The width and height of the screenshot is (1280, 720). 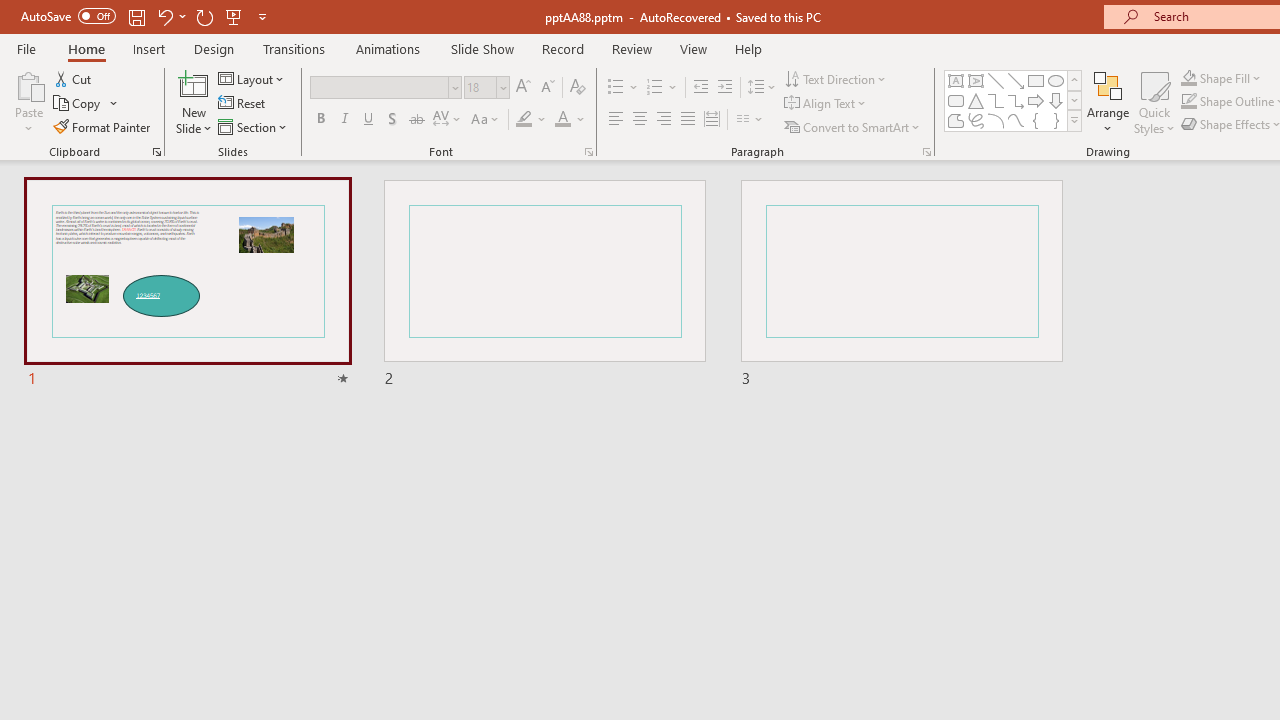 What do you see at coordinates (561, 119) in the screenshot?
I see `'Font Color Red'` at bounding box center [561, 119].